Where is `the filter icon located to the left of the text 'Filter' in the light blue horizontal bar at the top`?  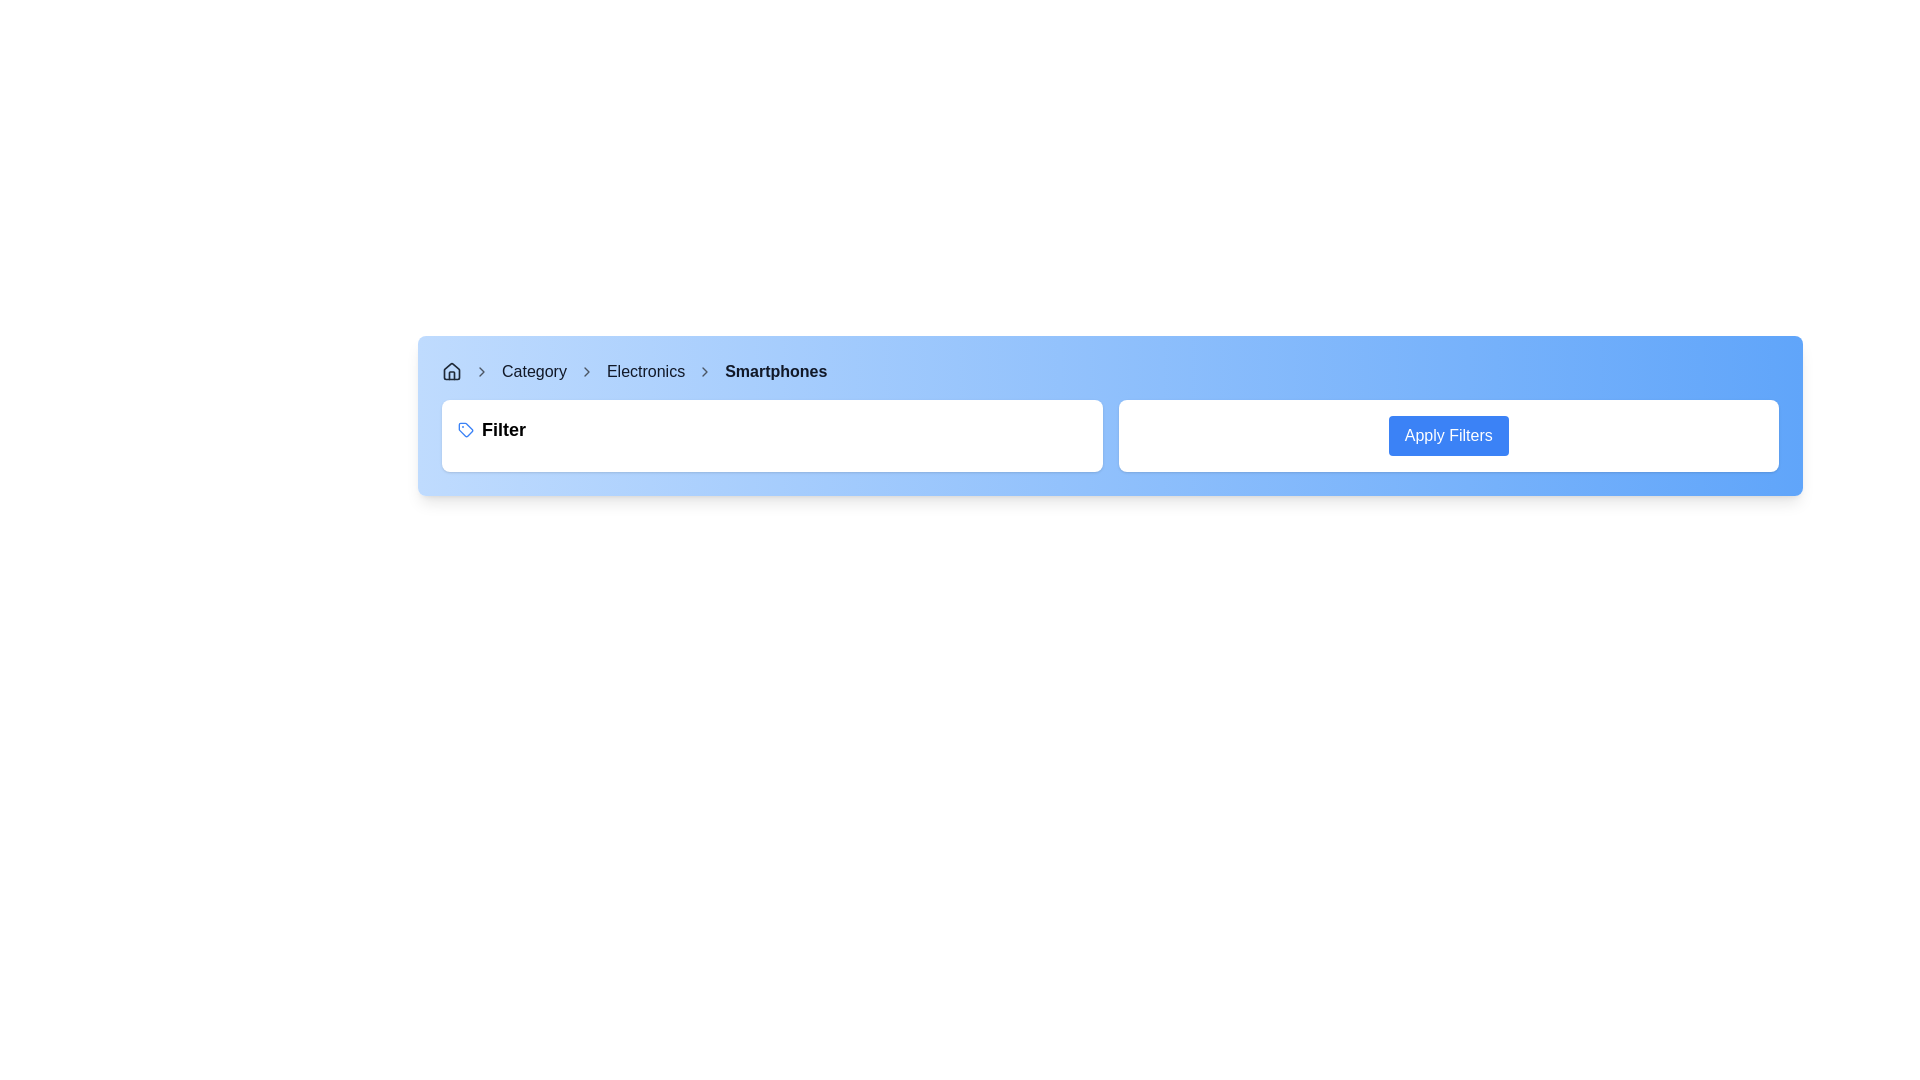 the filter icon located to the left of the text 'Filter' in the light blue horizontal bar at the top is located at coordinates (464, 428).